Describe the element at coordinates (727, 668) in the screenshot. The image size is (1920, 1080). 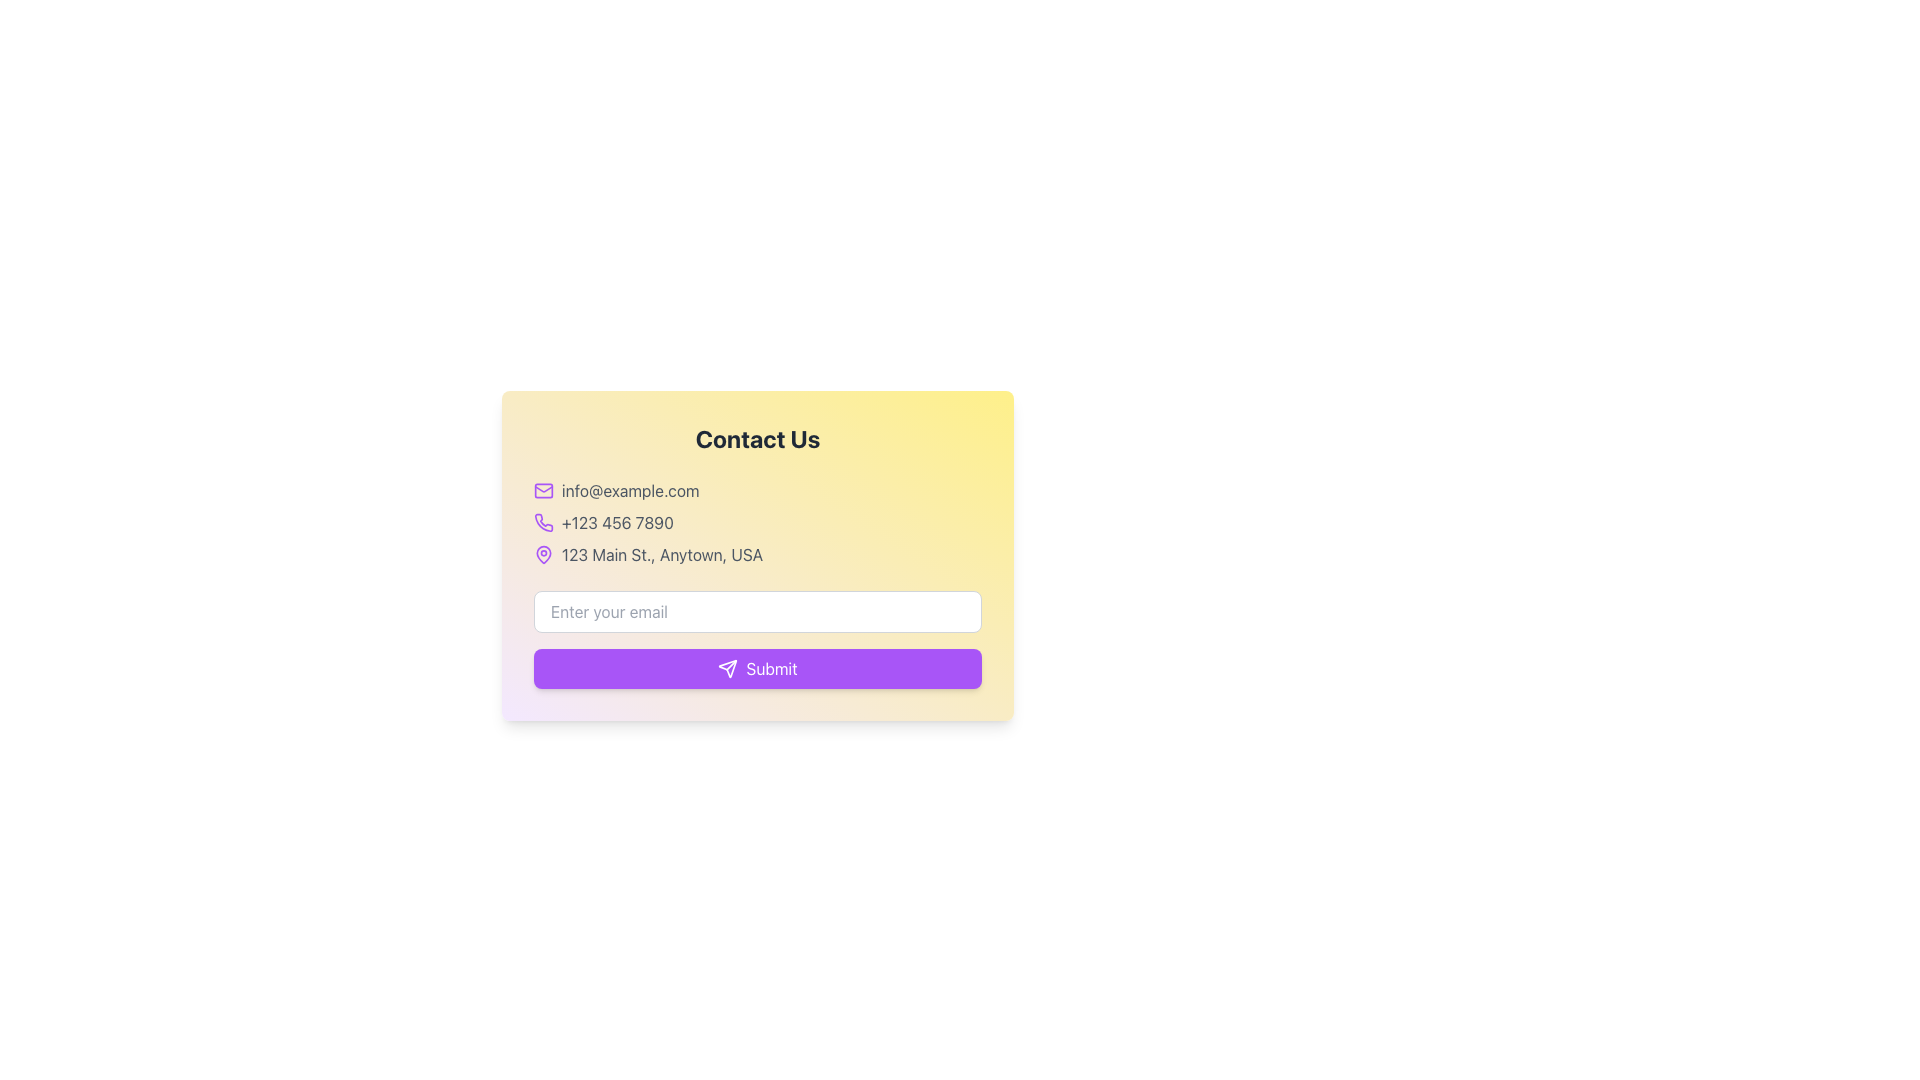
I see `the lower left triangular part of the paper plane icon, which is part of the 'Send' button, located to the left of the text 'Submit' on a purple button at the bottom of the card` at that location.